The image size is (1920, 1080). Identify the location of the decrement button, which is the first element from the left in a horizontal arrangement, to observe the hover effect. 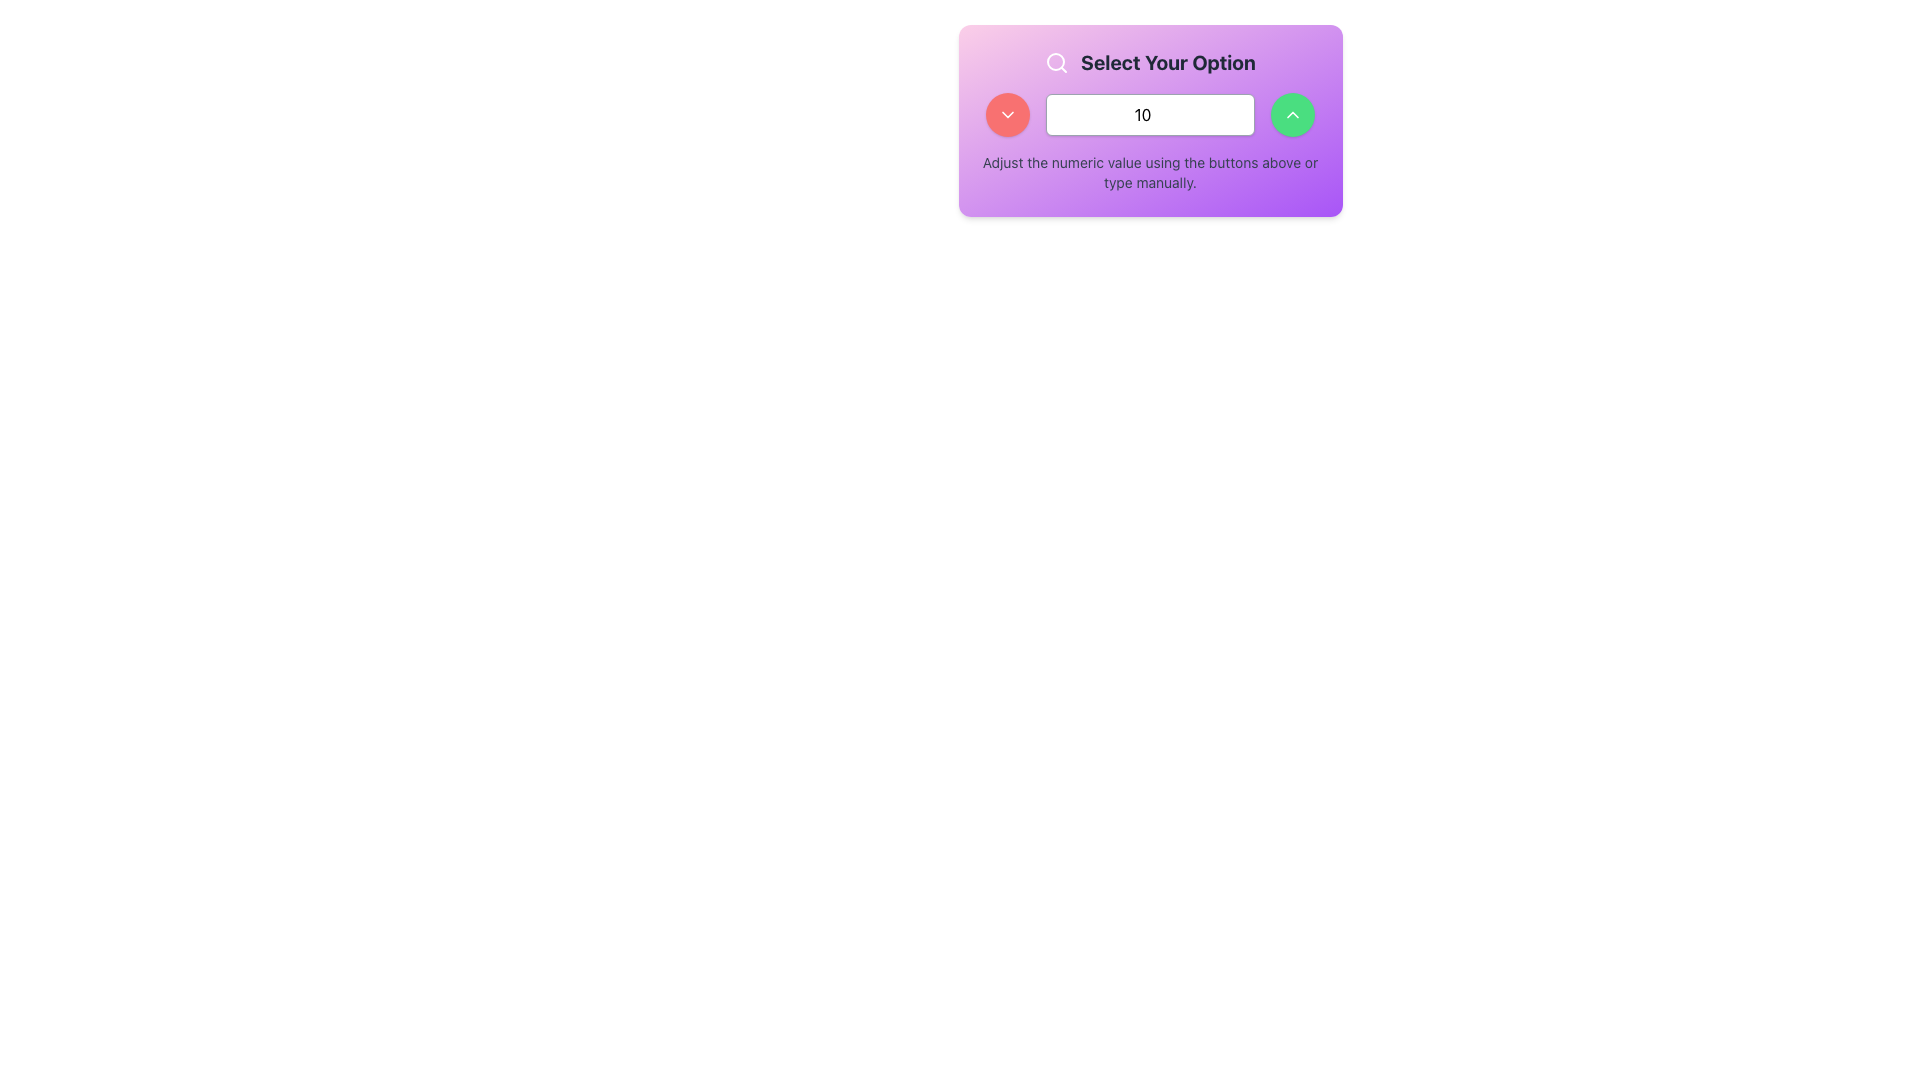
(1008, 115).